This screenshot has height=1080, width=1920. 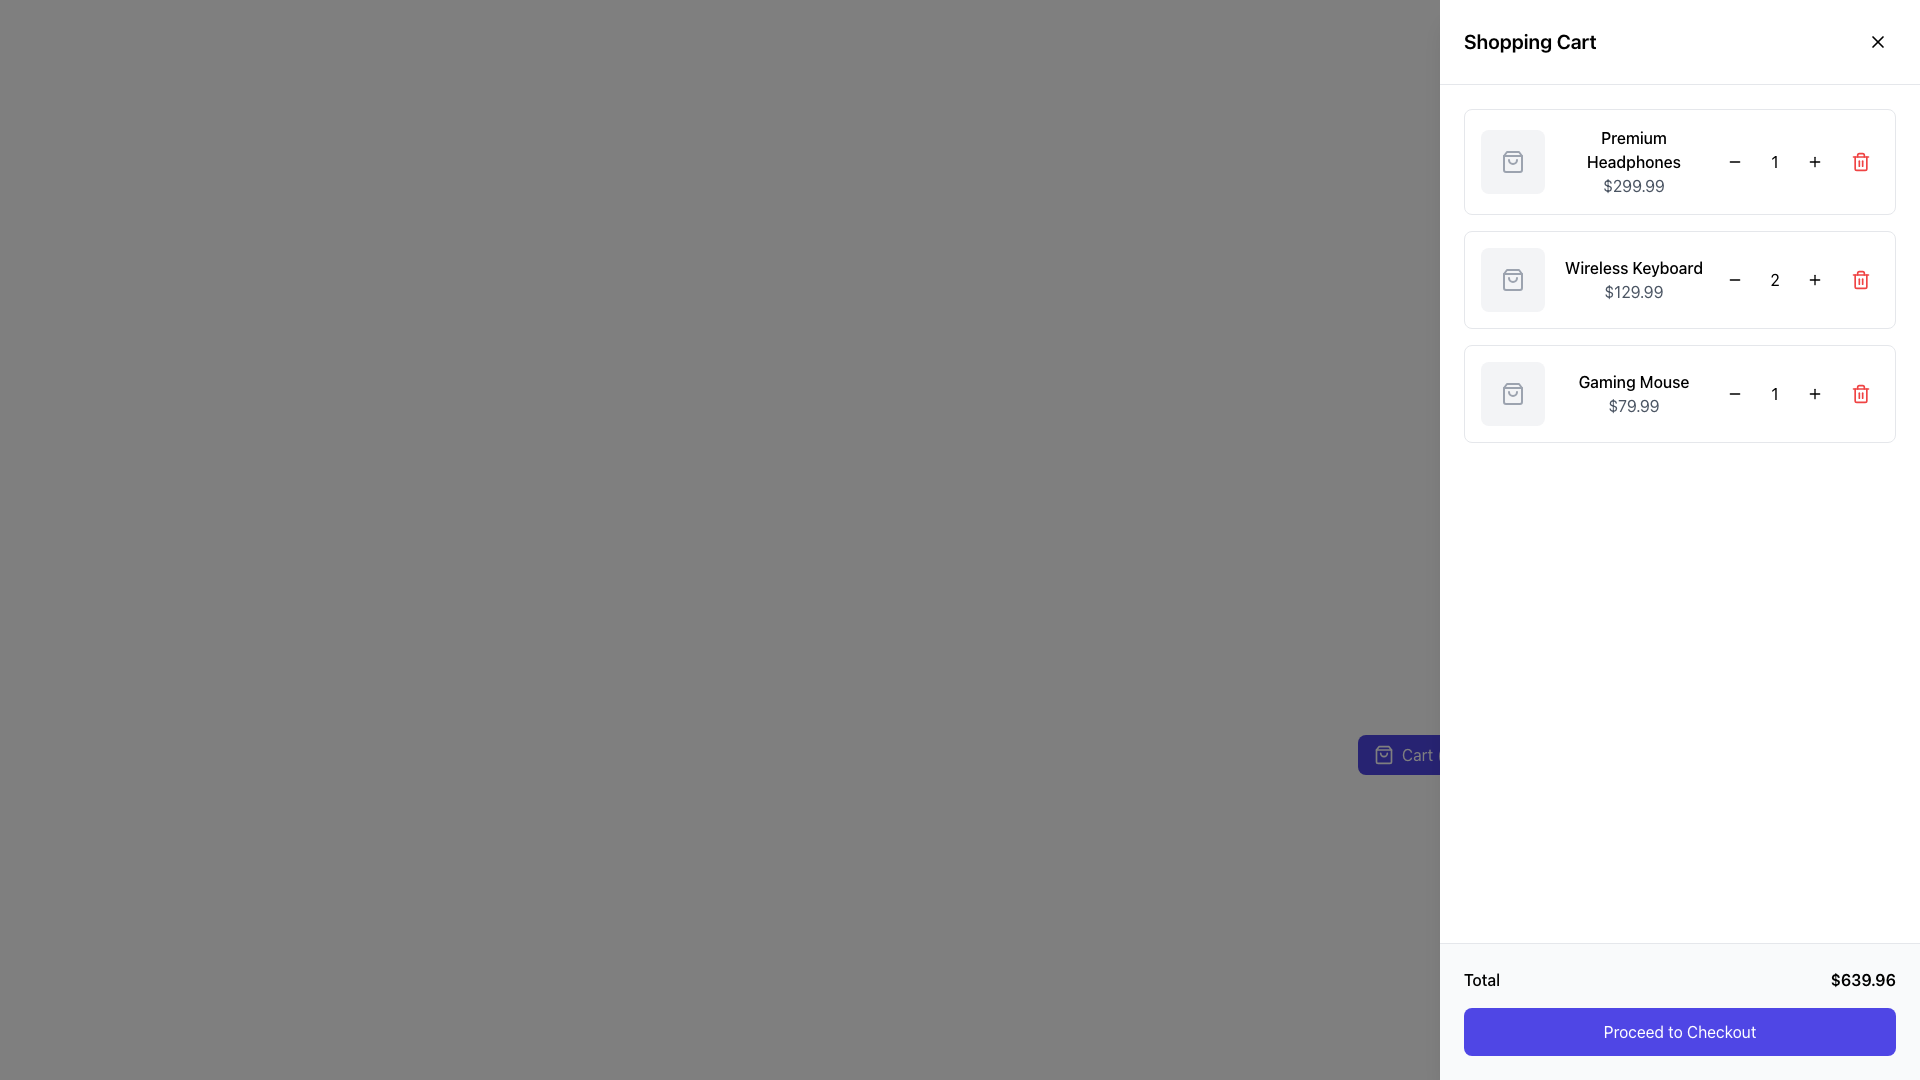 What do you see at coordinates (1775, 393) in the screenshot?
I see `the quantity display element for the 'Gaming Mouse' in the shopping cart, located beneath the product and between the minus ('-') and plus ('+') buttons` at bounding box center [1775, 393].